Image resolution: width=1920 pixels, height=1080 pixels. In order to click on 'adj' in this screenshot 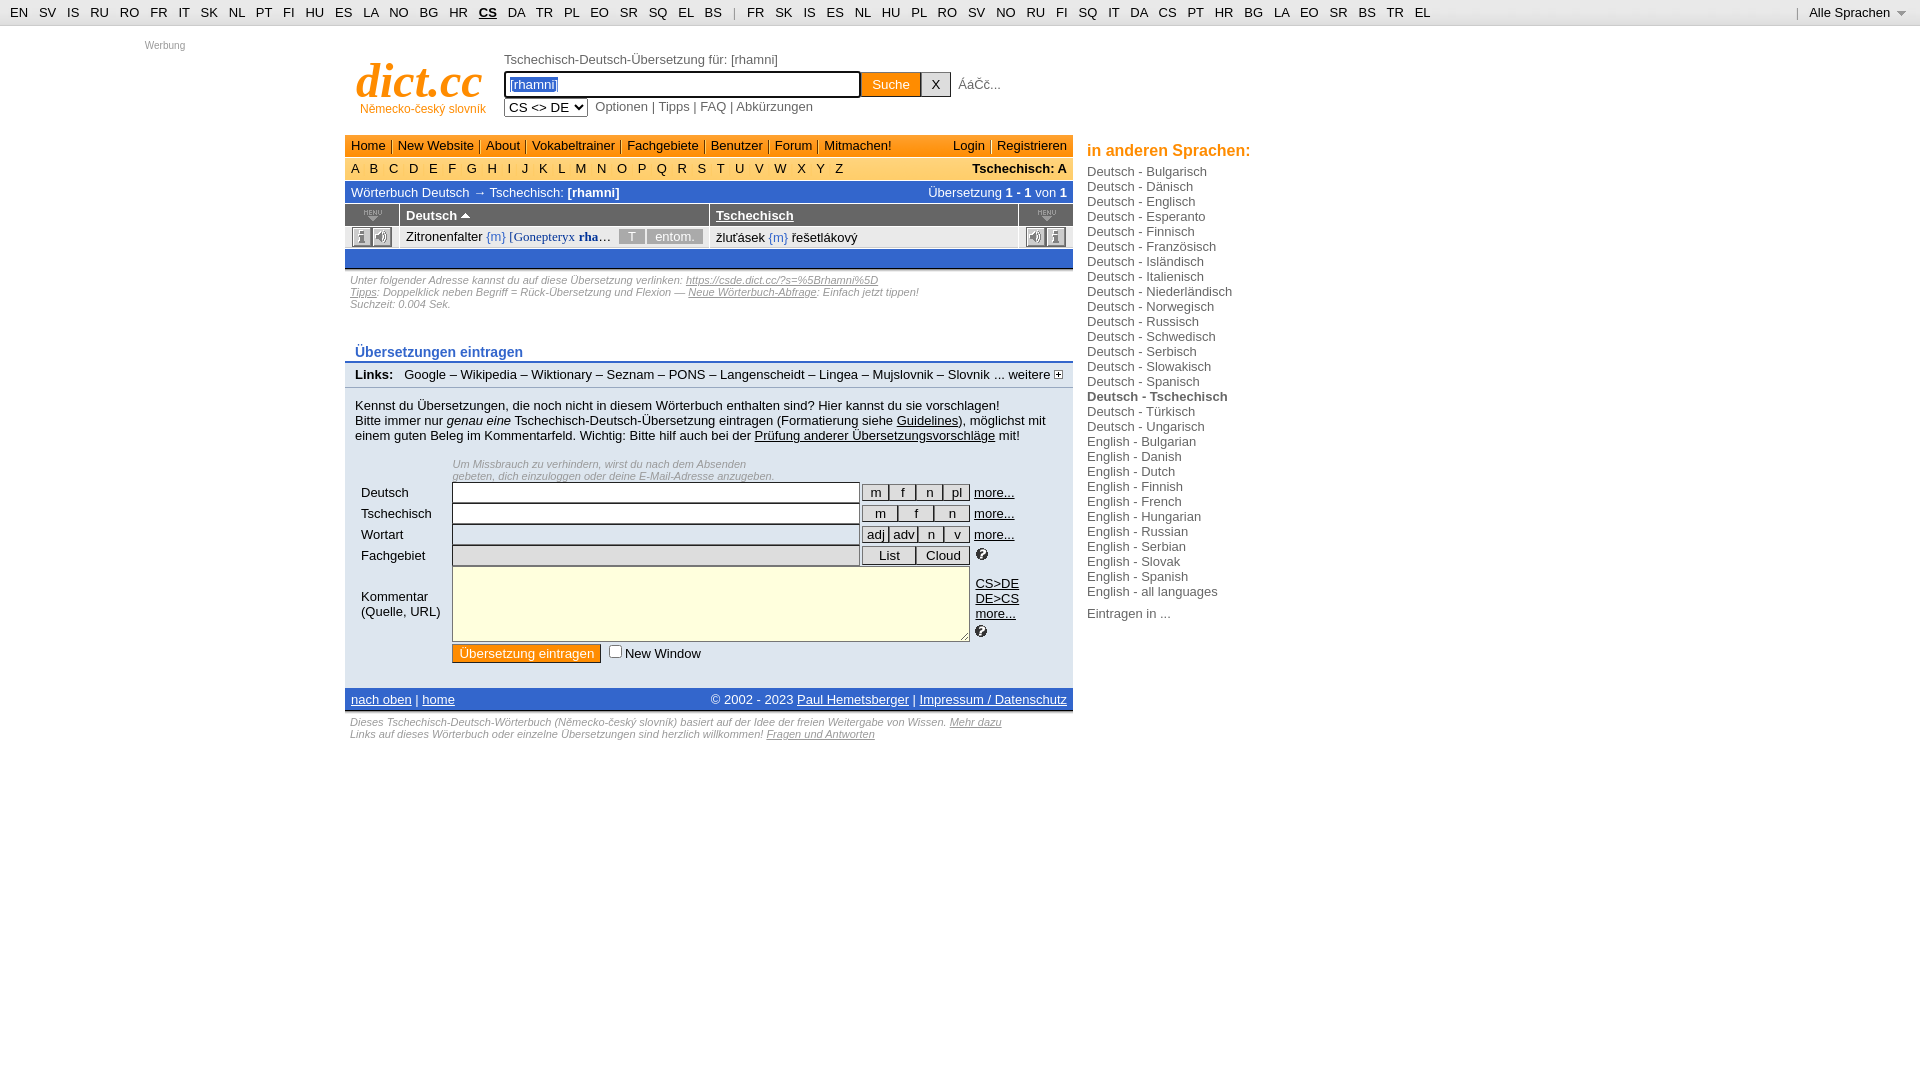, I will do `click(875, 533)`.